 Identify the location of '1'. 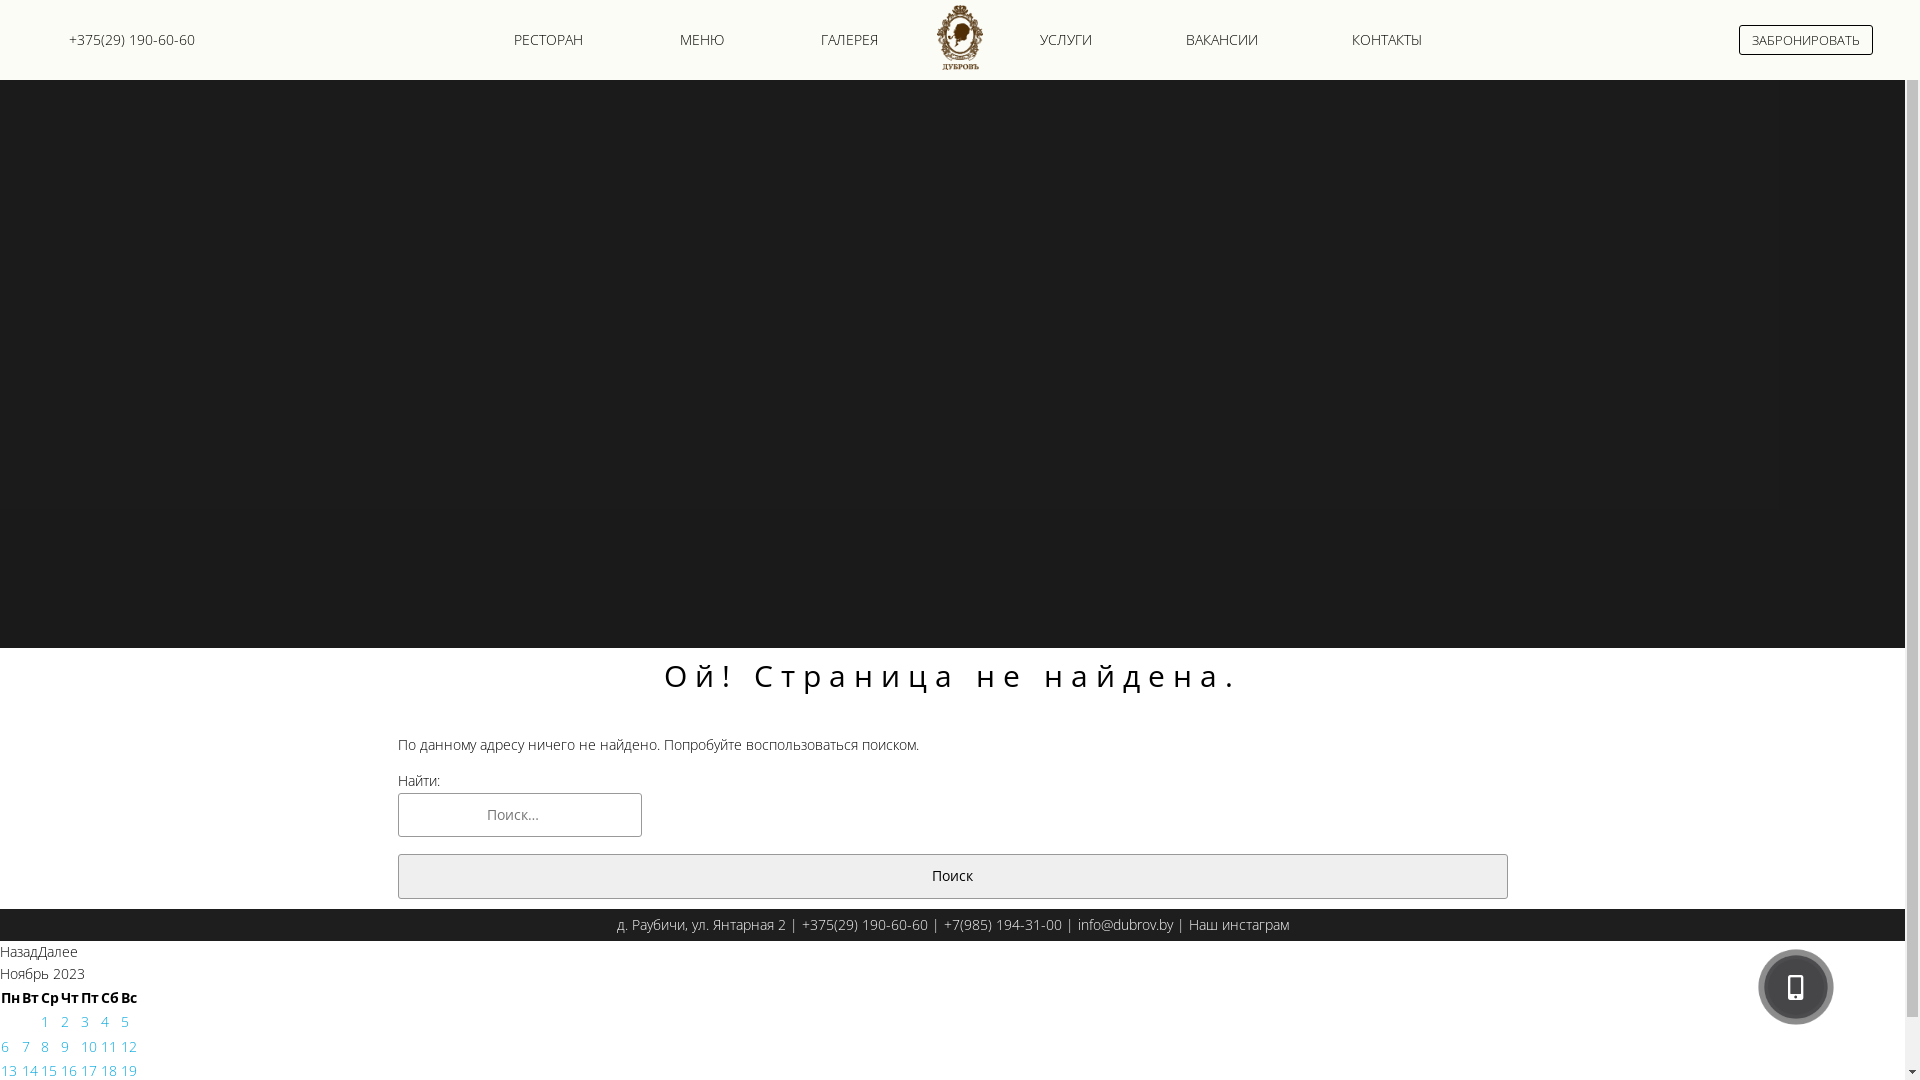
(44, 1021).